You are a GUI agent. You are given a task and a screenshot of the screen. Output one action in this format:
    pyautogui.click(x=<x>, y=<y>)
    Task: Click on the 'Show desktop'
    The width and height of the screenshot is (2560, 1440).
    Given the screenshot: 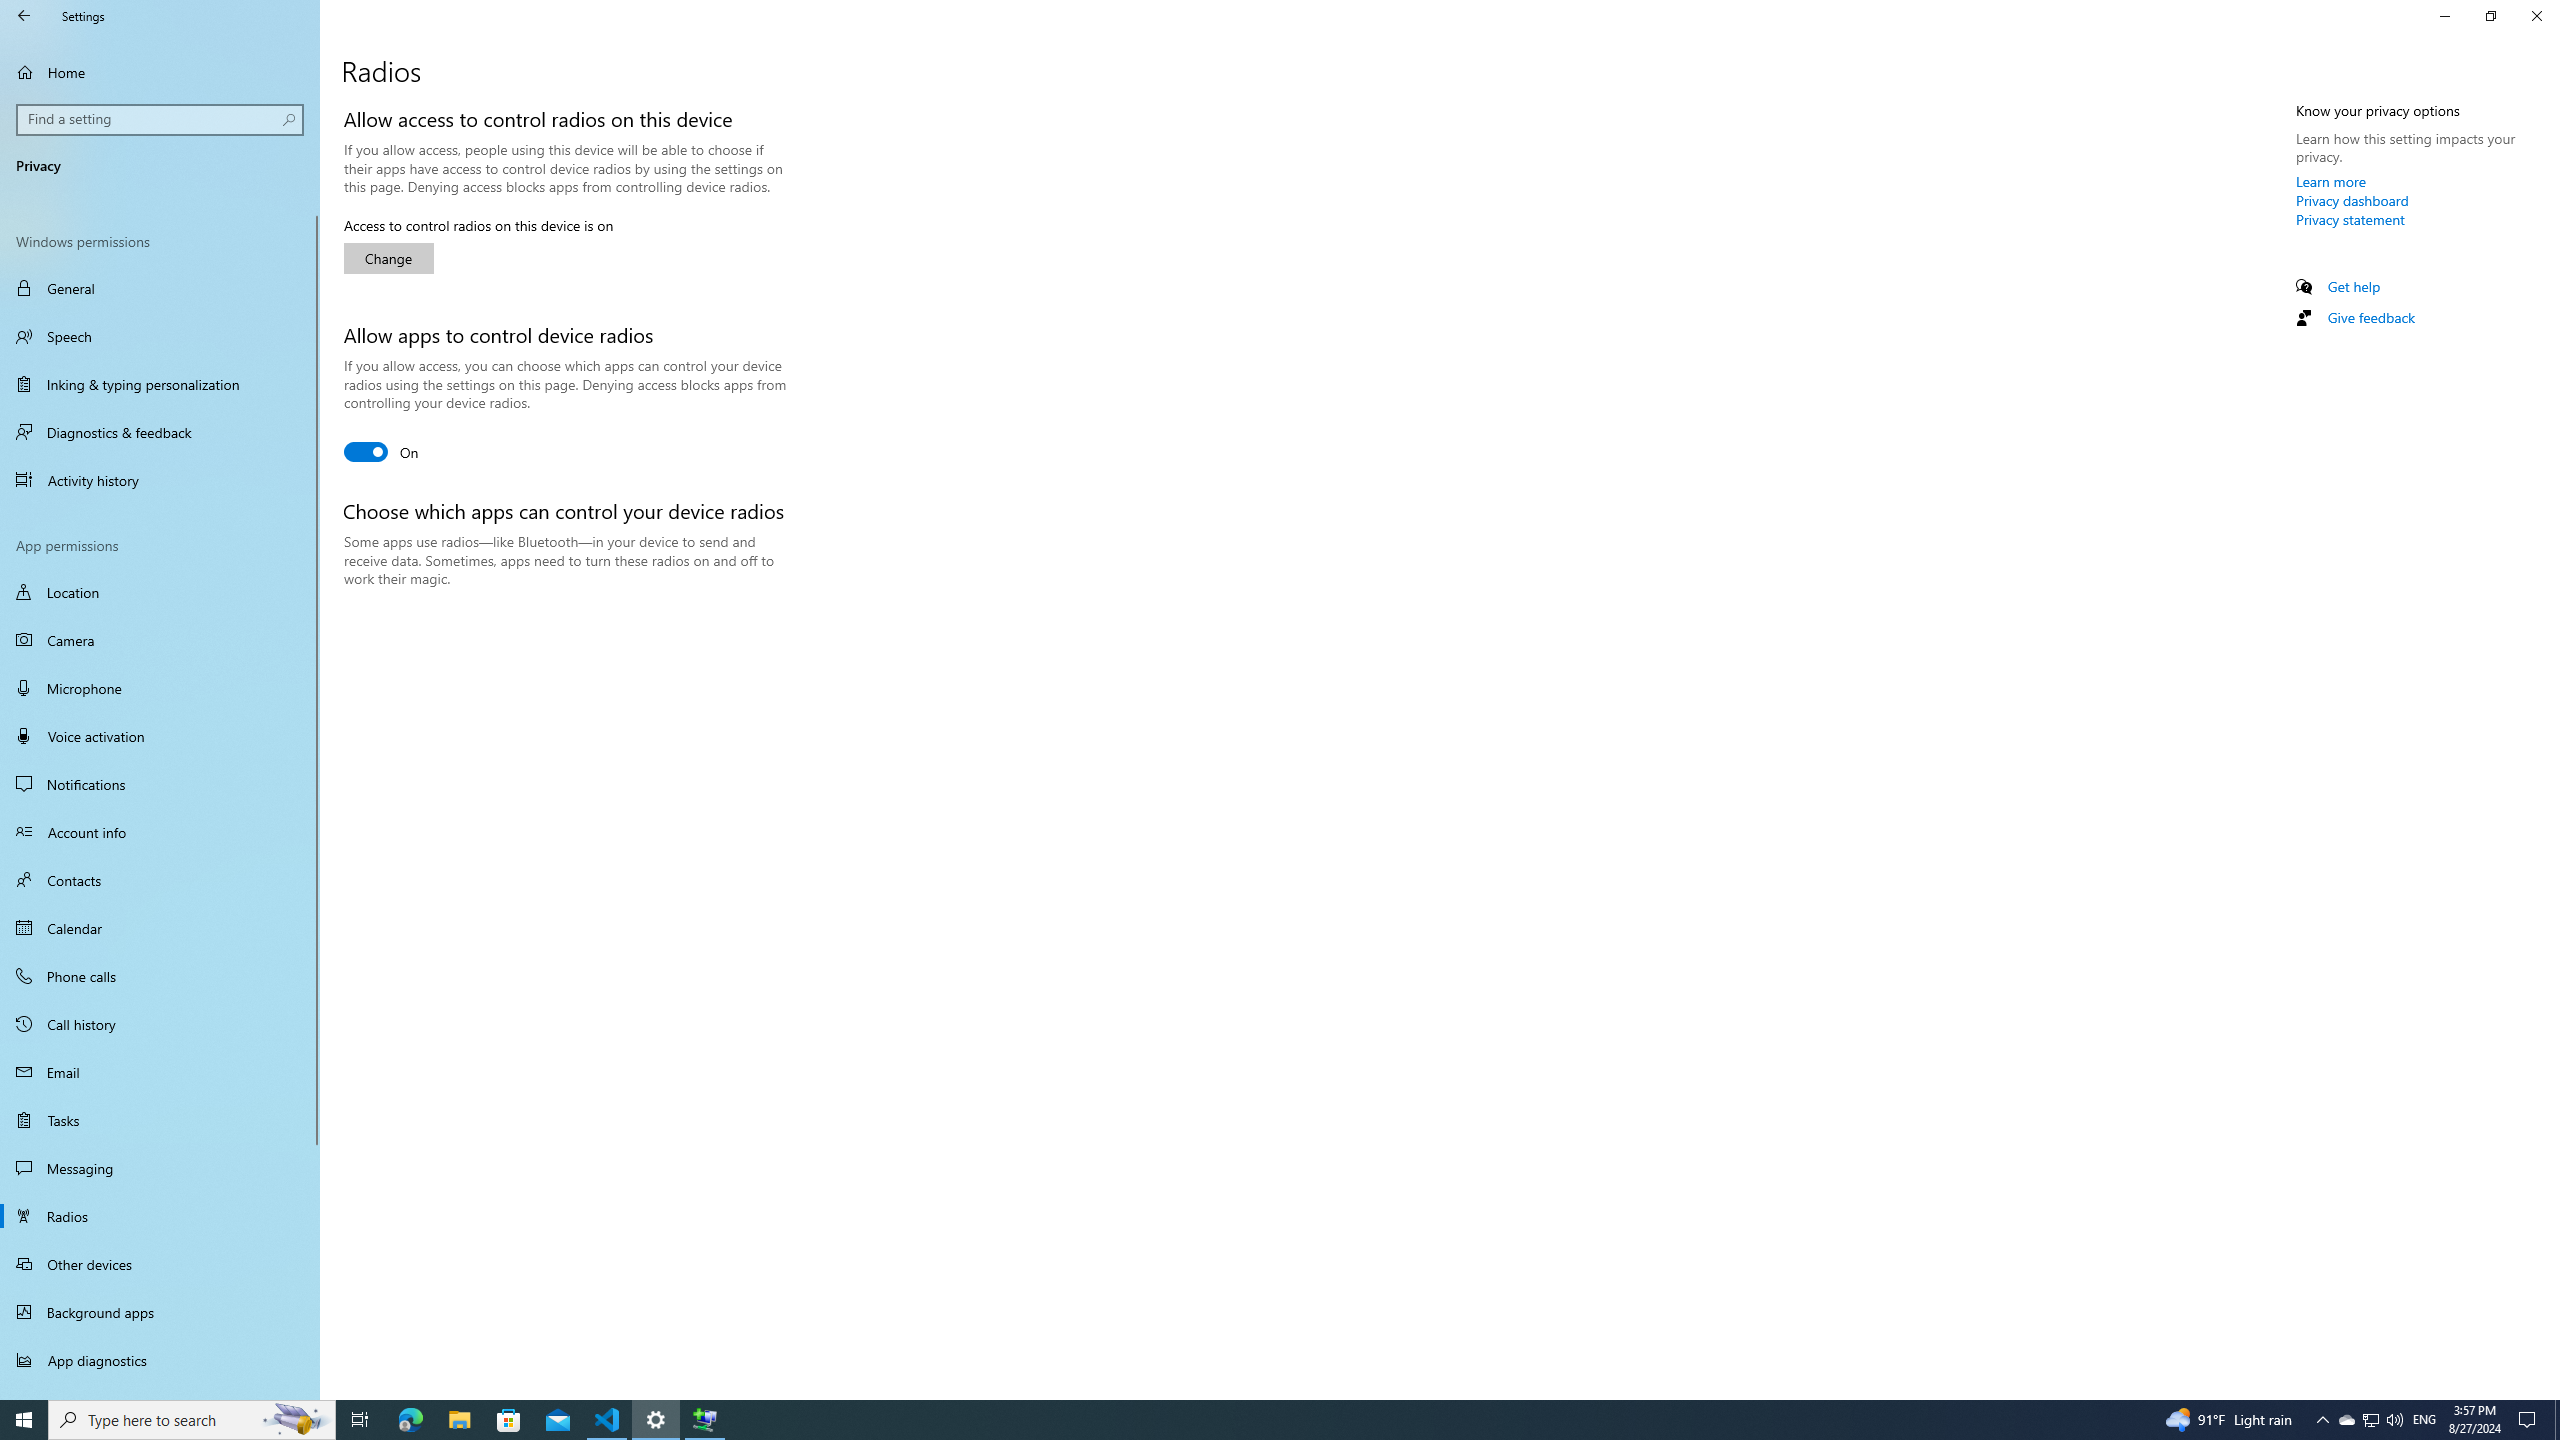 What is the action you would take?
    pyautogui.click(x=2556, y=1418)
    